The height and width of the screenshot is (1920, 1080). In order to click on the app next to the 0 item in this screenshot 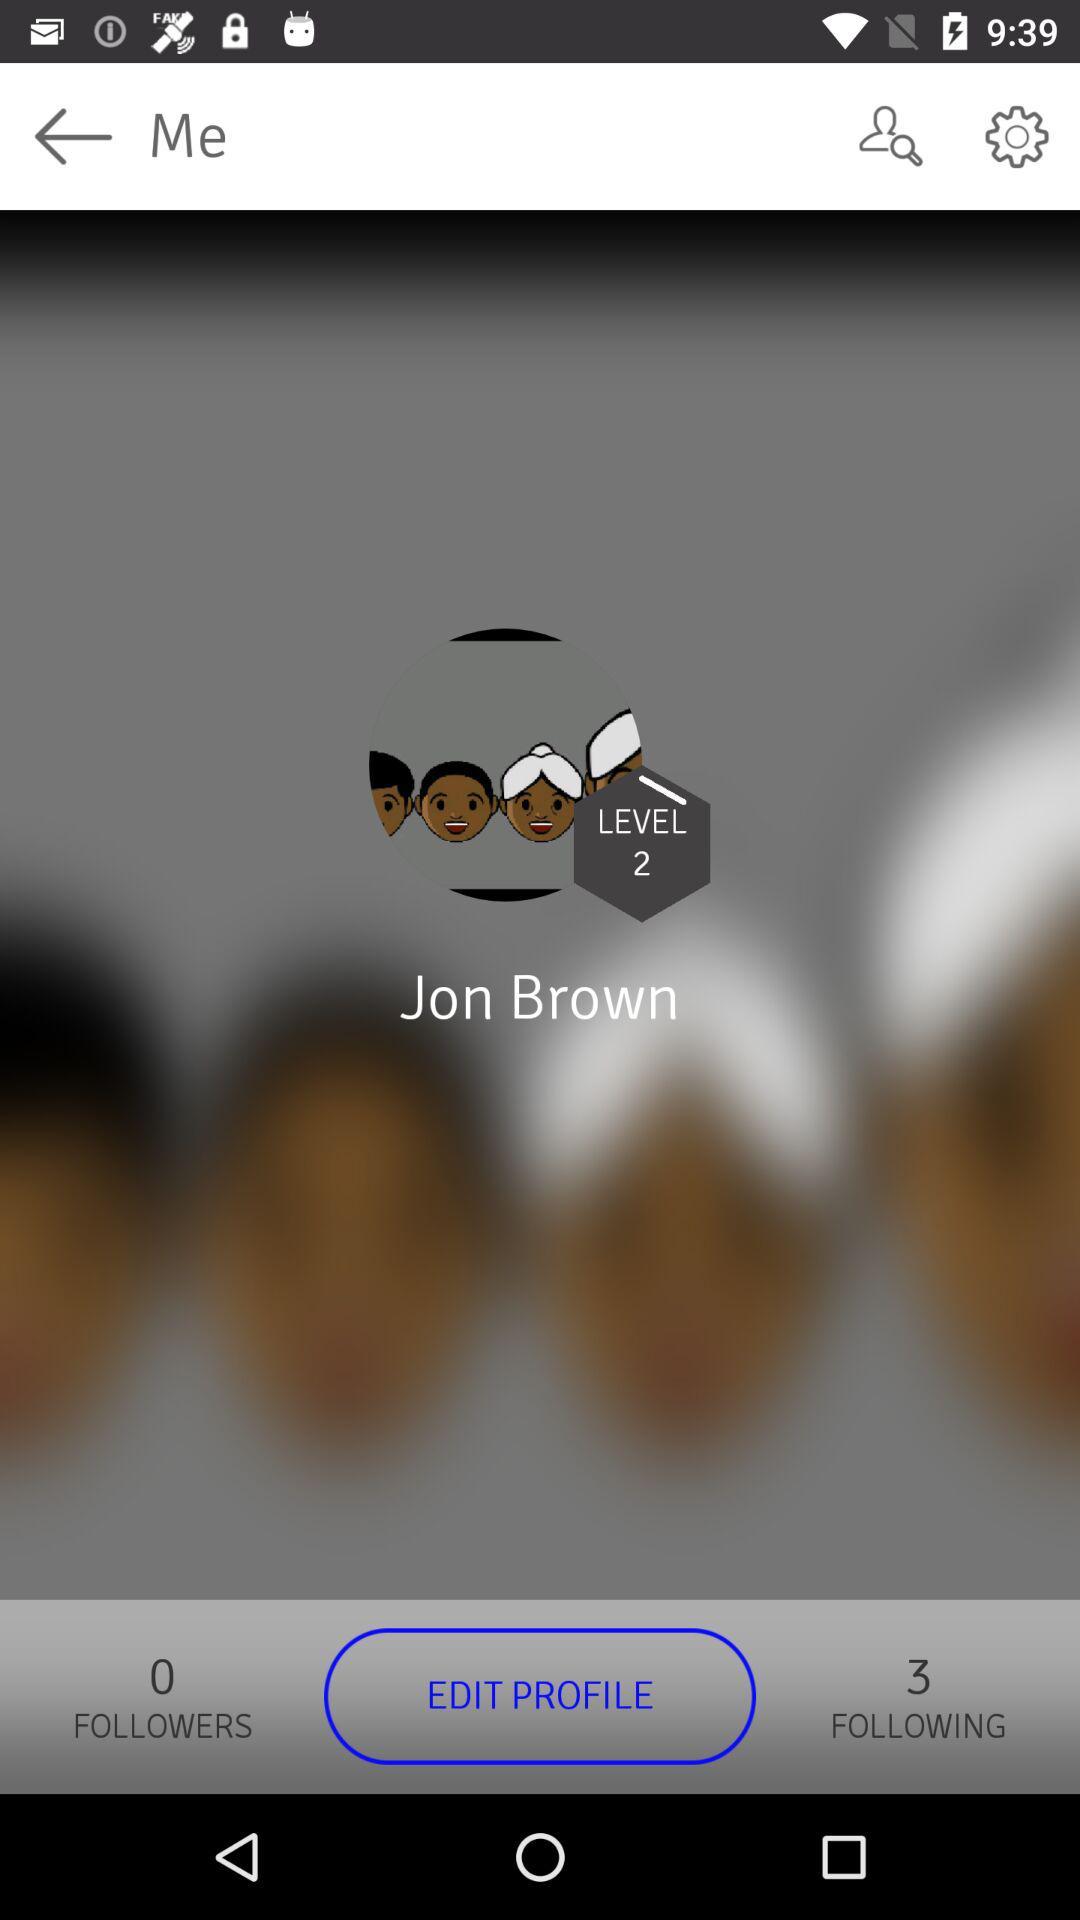, I will do `click(540, 1695)`.